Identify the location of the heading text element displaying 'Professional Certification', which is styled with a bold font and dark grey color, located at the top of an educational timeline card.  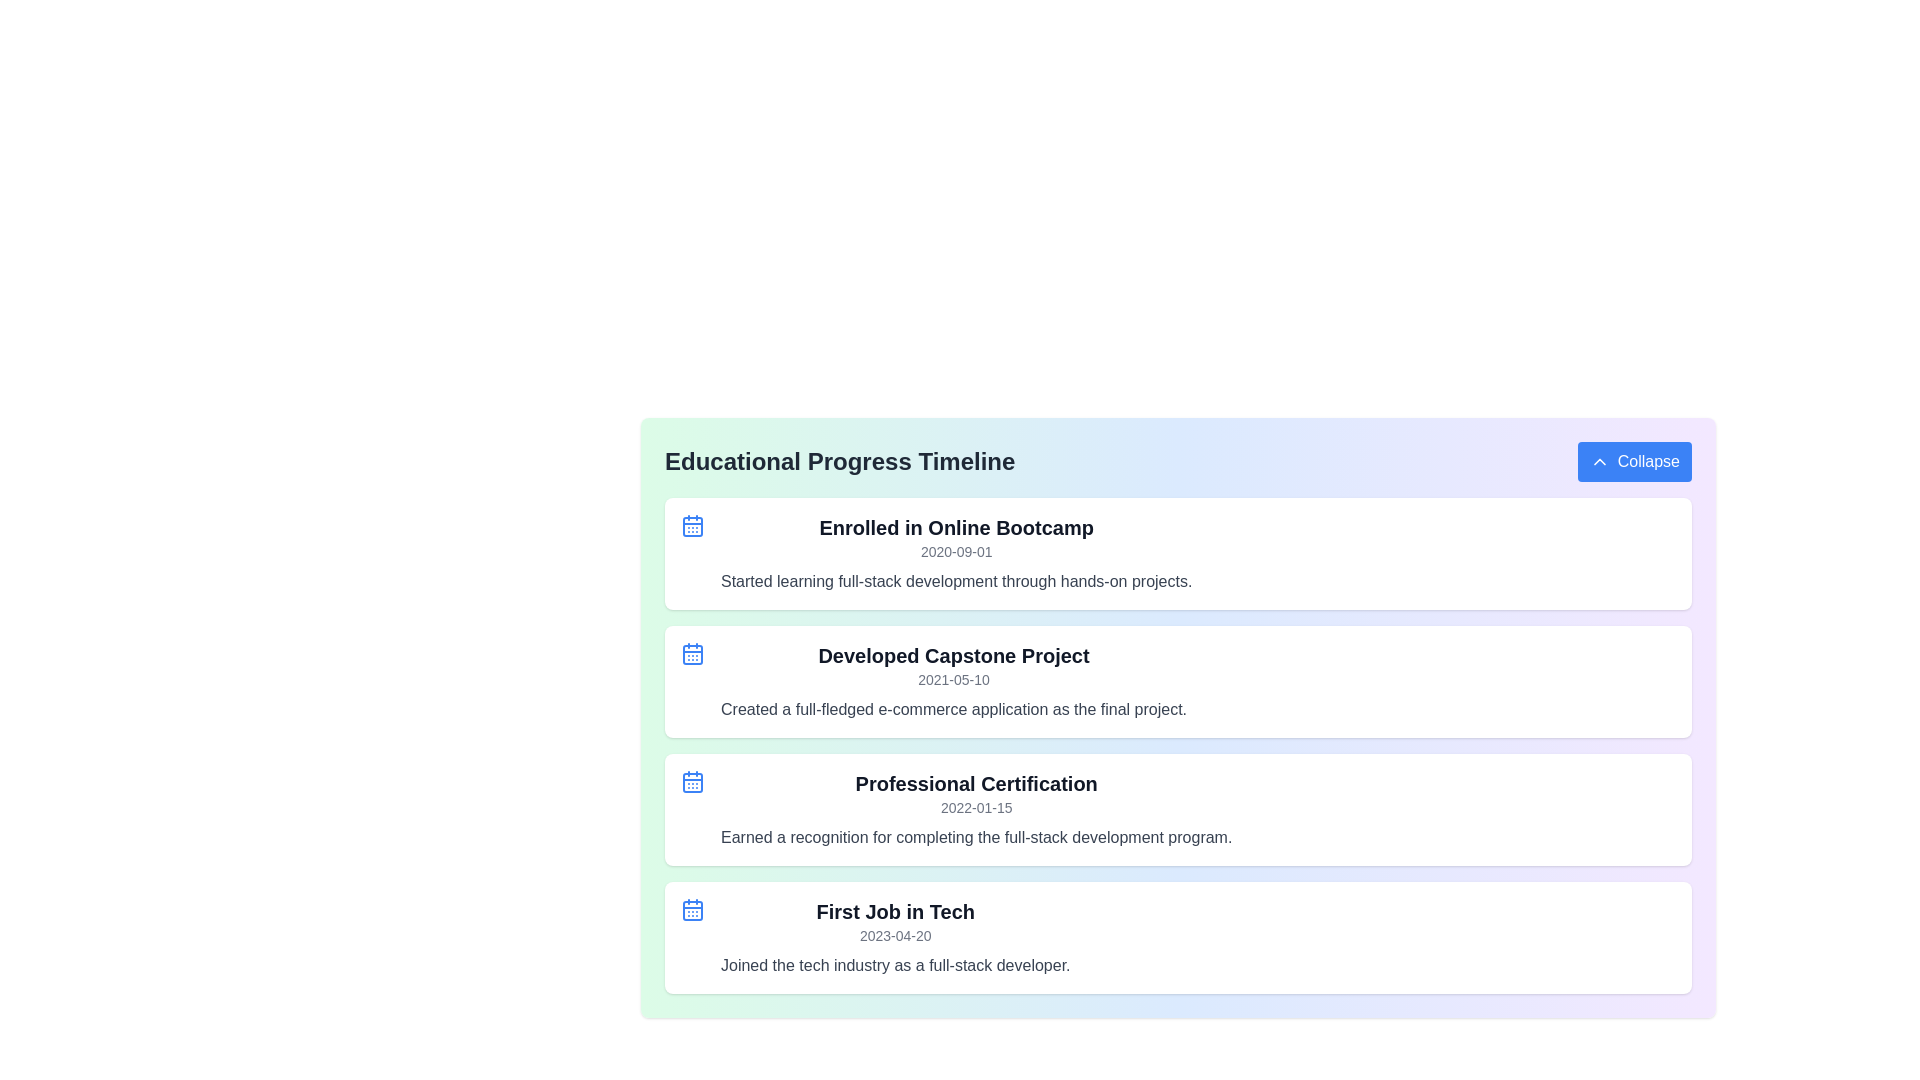
(976, 782).